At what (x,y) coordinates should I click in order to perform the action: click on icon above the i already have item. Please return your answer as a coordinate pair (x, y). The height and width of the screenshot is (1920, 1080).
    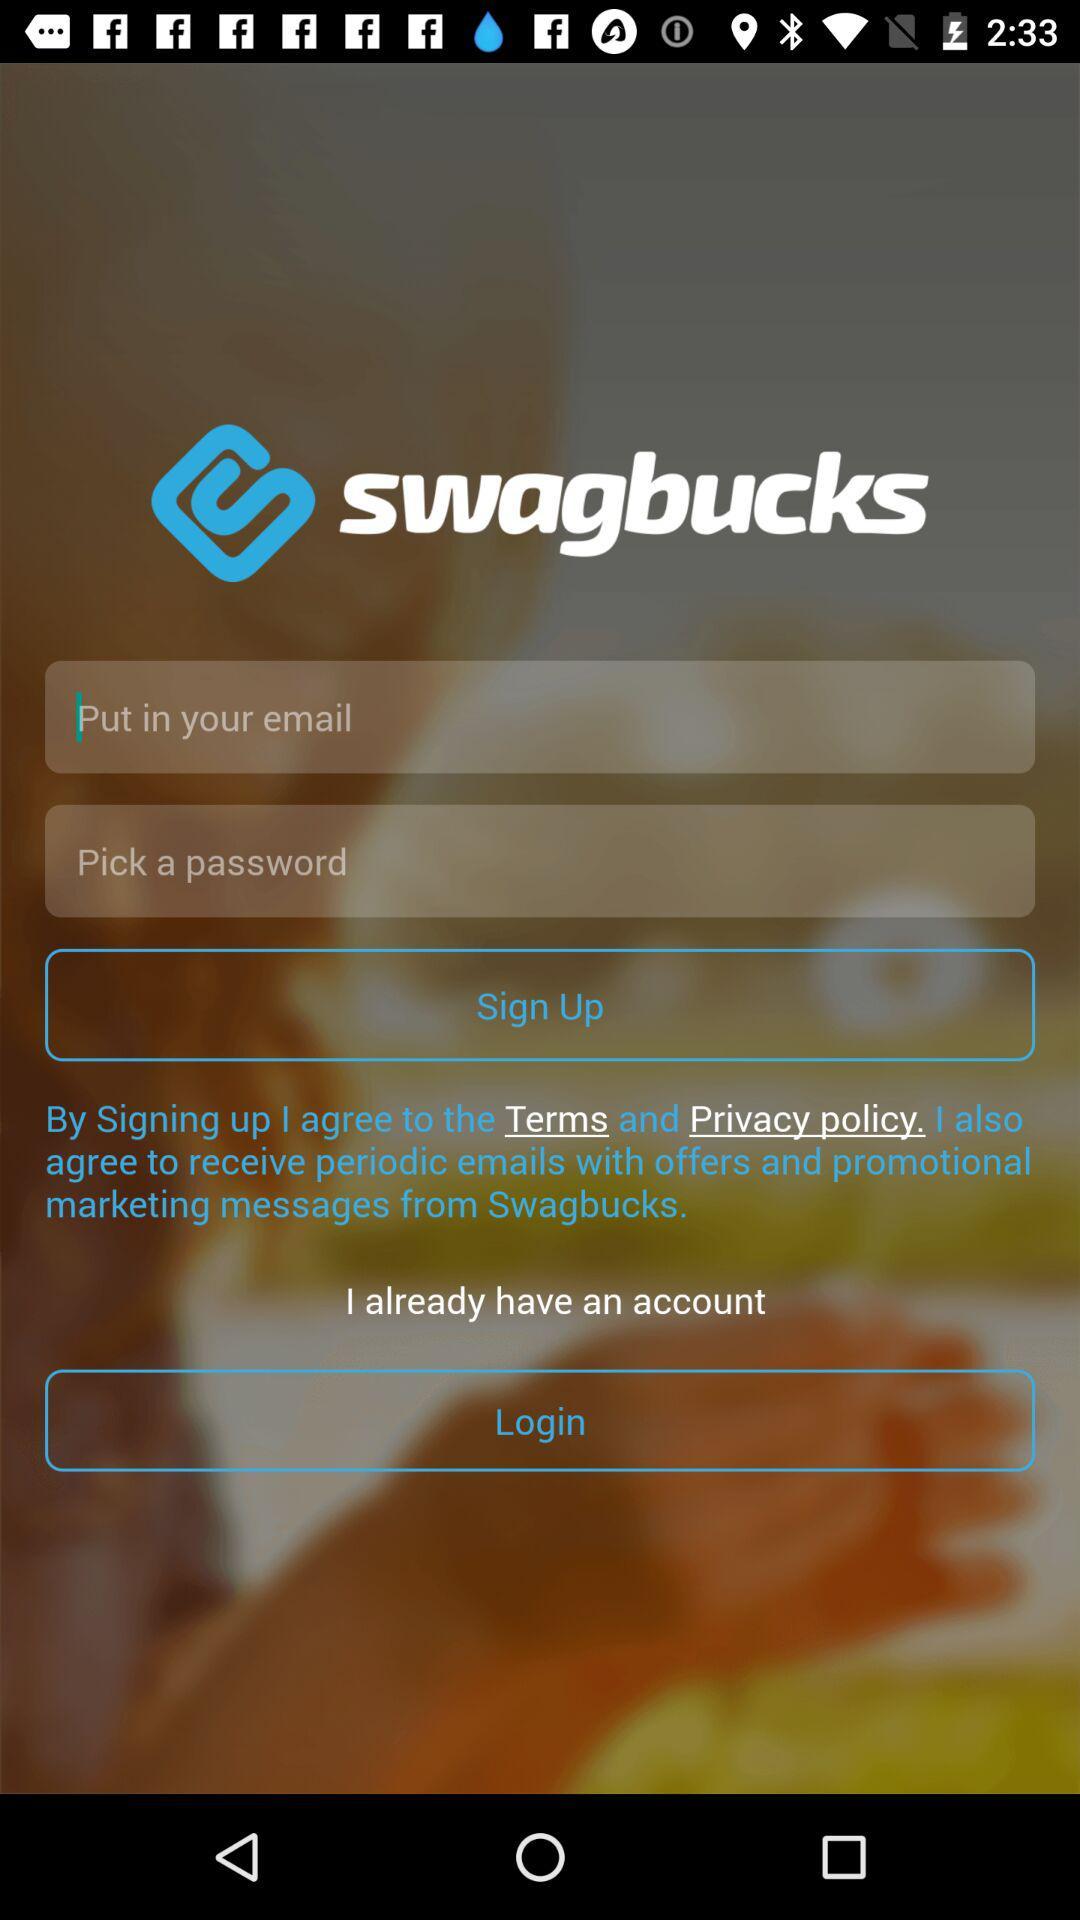
    Looking at the image, I should click on (540, 1160).